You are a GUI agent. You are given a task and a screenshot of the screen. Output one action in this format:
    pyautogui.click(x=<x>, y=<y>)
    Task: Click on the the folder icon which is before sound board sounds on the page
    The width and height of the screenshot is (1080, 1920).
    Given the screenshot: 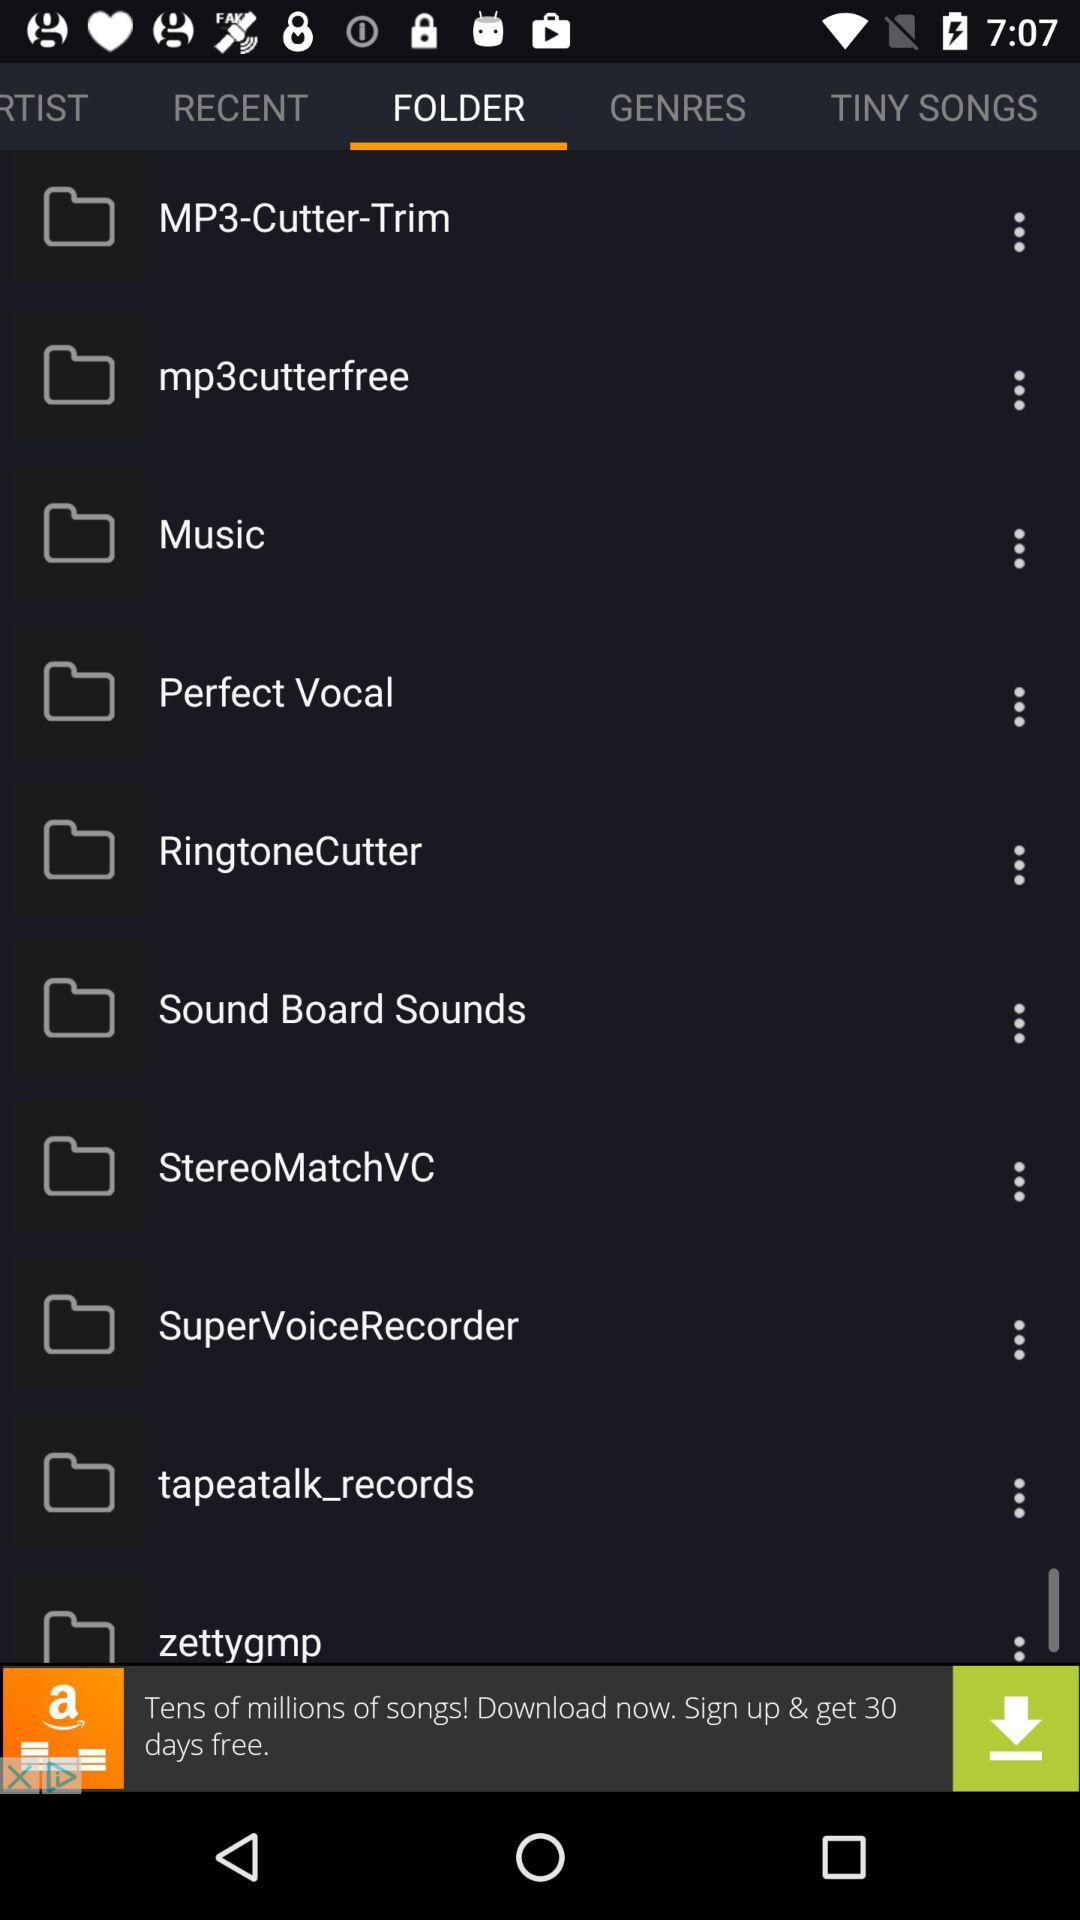 What is the action you would take?
    pyautogui.click(x=78, y=1007)
    